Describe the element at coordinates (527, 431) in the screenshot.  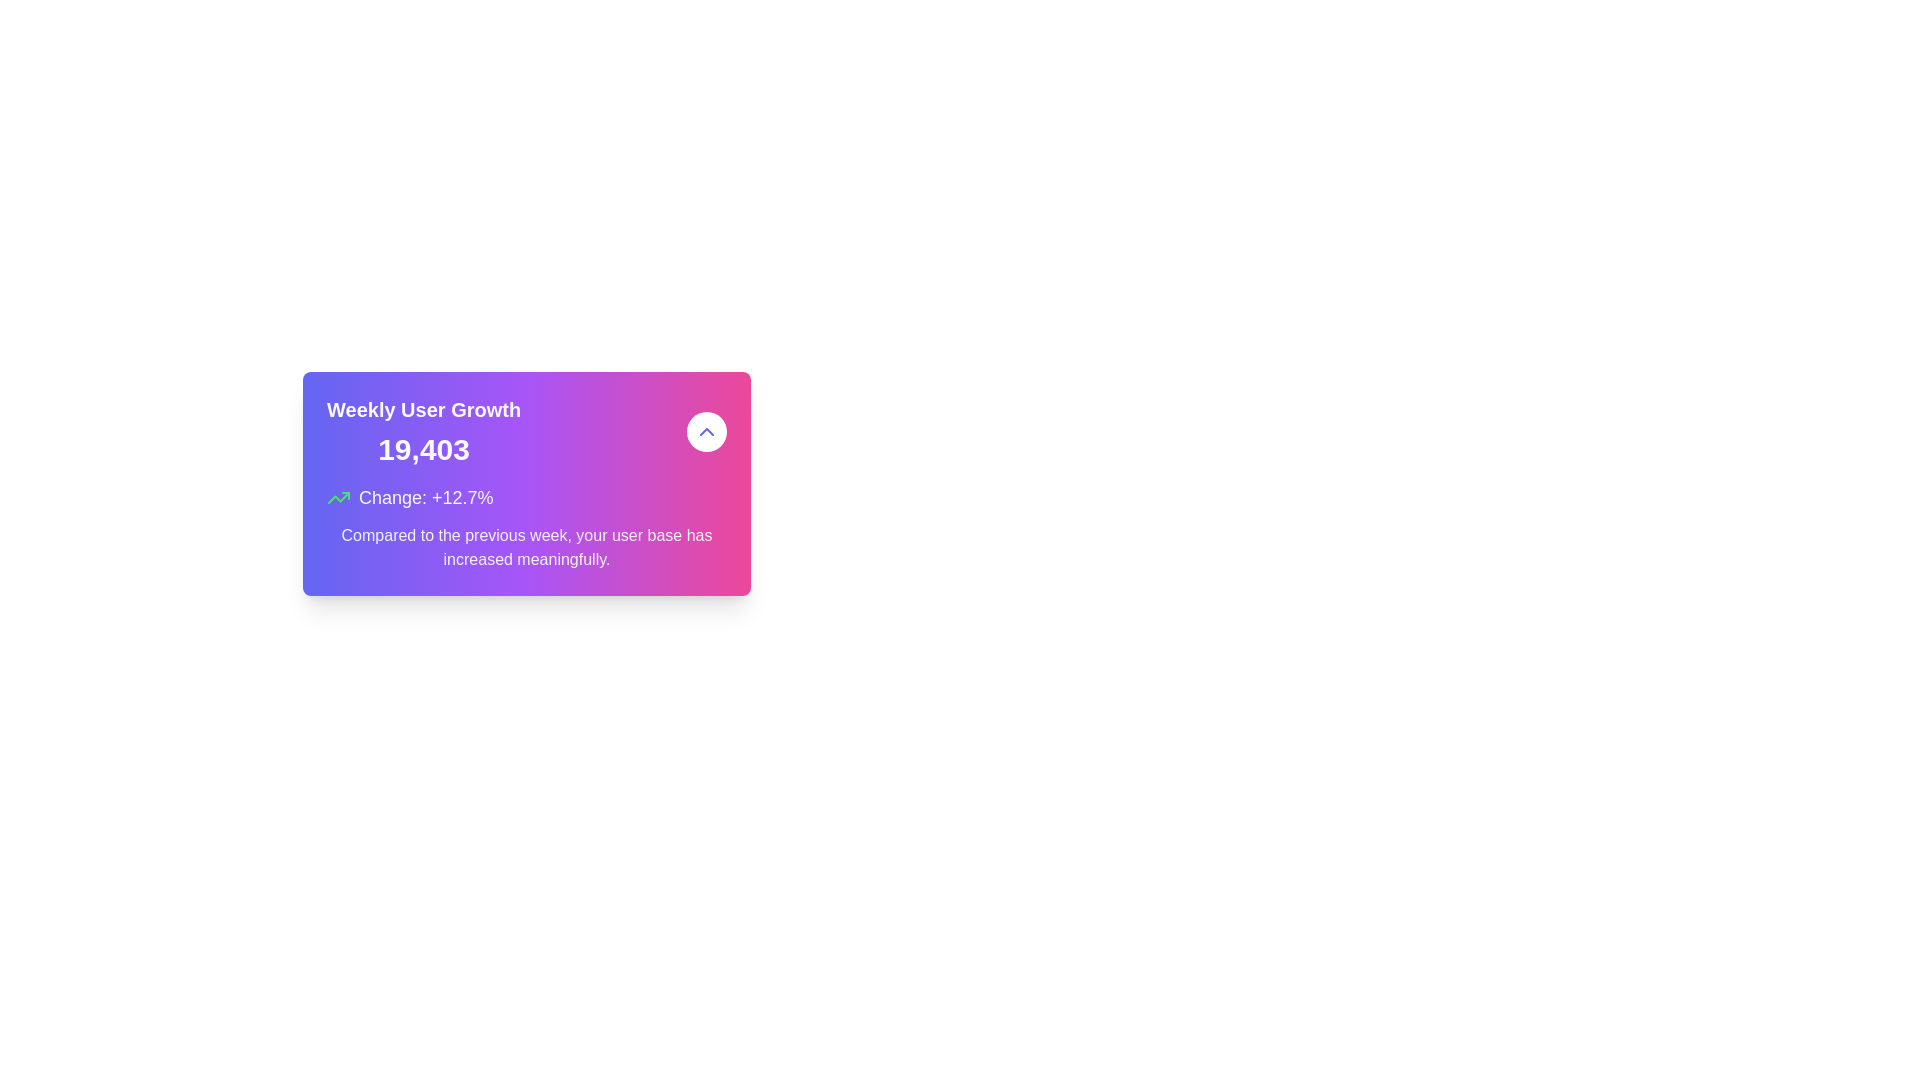
I see `the 'Weekly User Growth' informative metric display element, which shows the value '19,403' and is positioned in the central-upper segment of the card` at that location.